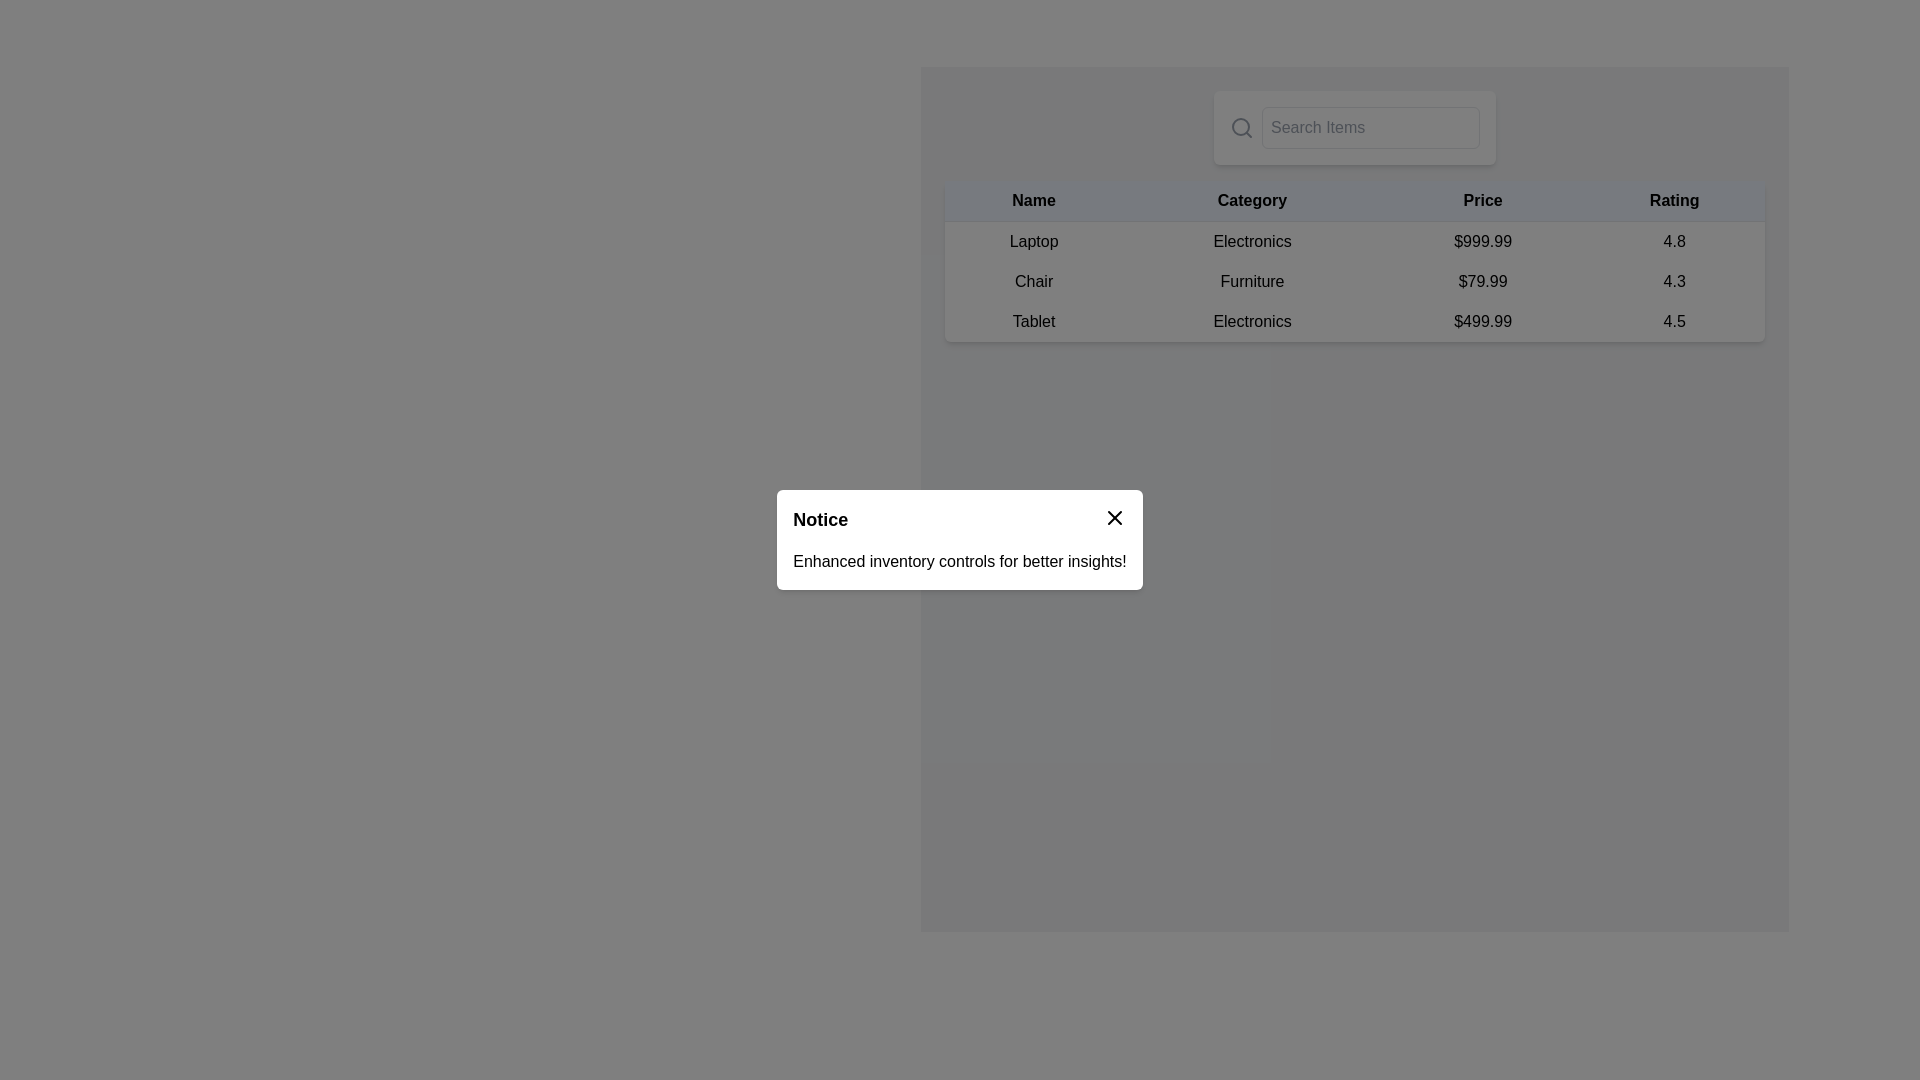 Image resolution: width=1920 pixels, height=1080 pixels. I want to click on the Text label displaying '4.8' in the 'Rating' column for the product 'Laptop', so click(1674, 240).